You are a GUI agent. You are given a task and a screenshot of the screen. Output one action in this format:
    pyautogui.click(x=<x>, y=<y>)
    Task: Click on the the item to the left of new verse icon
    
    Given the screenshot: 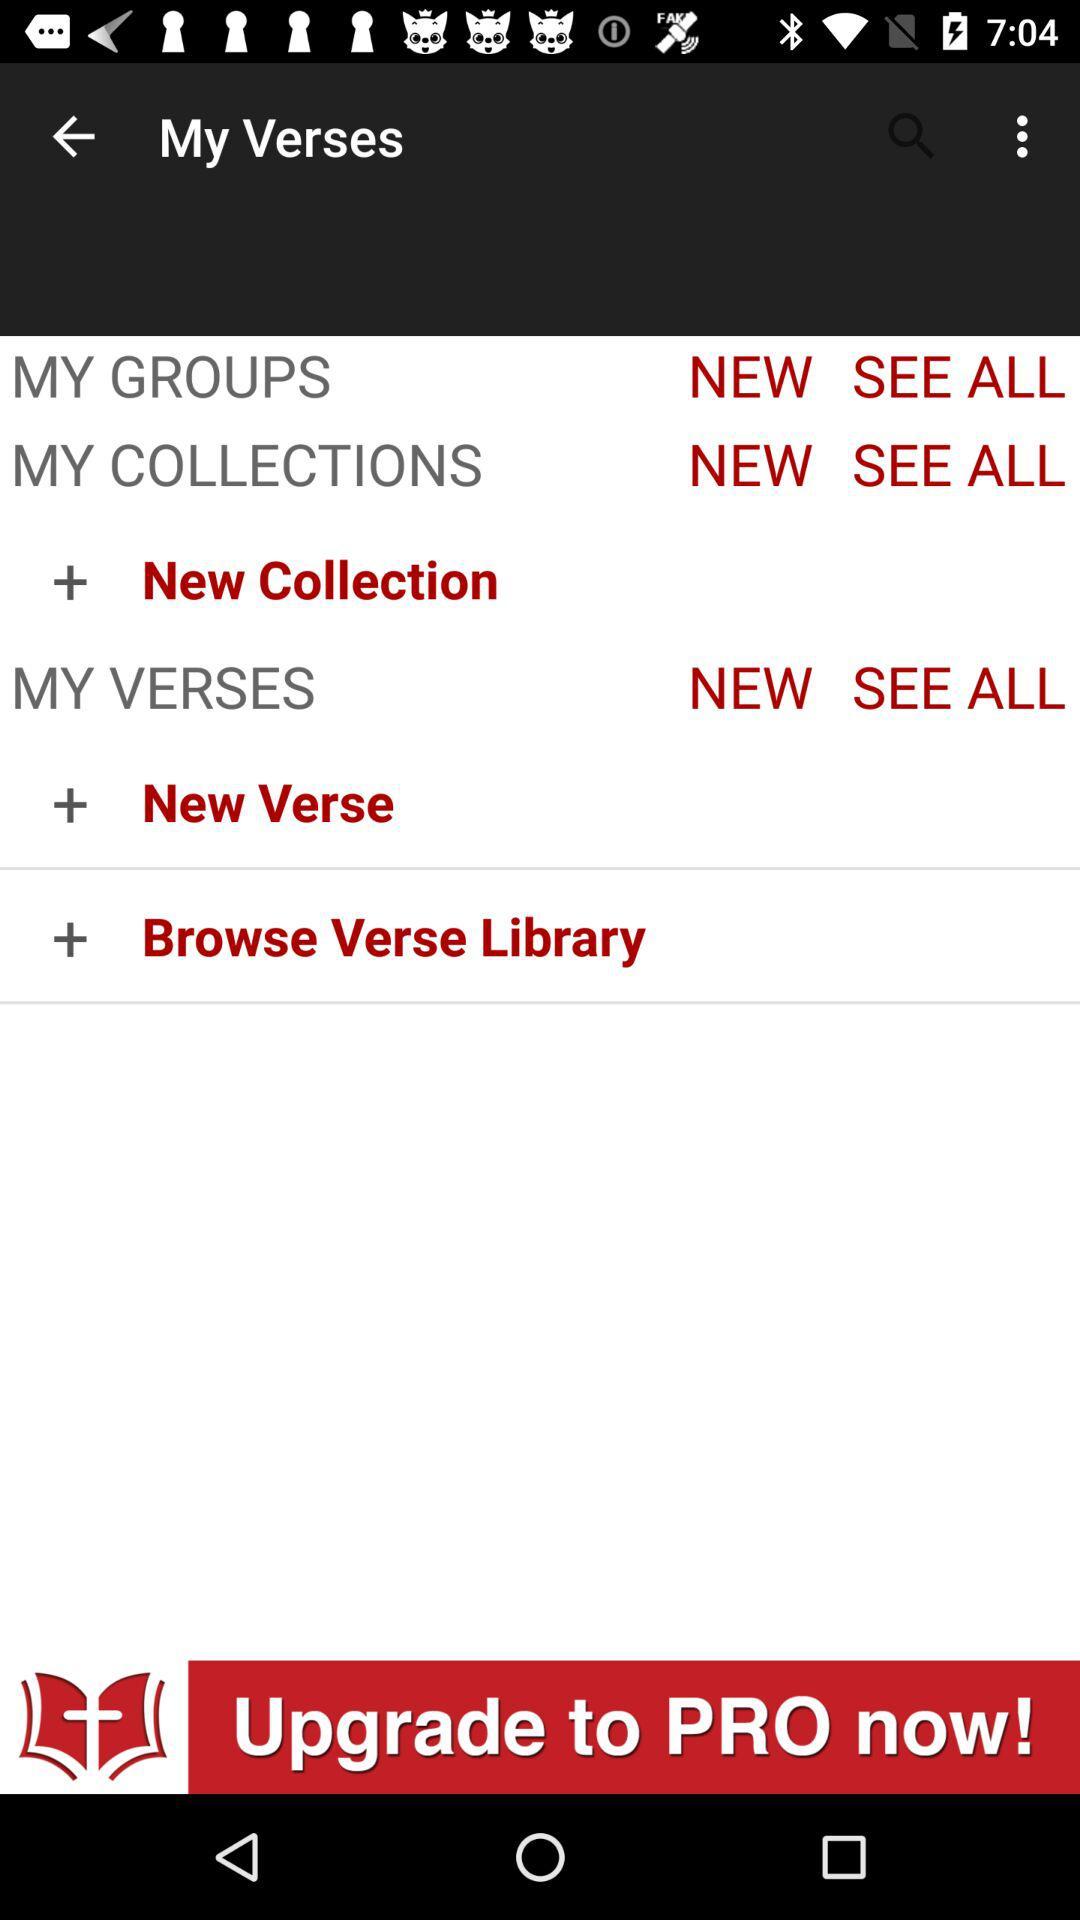 What is the action you would take?
    pyautogui.click(x=69, y=934)
    